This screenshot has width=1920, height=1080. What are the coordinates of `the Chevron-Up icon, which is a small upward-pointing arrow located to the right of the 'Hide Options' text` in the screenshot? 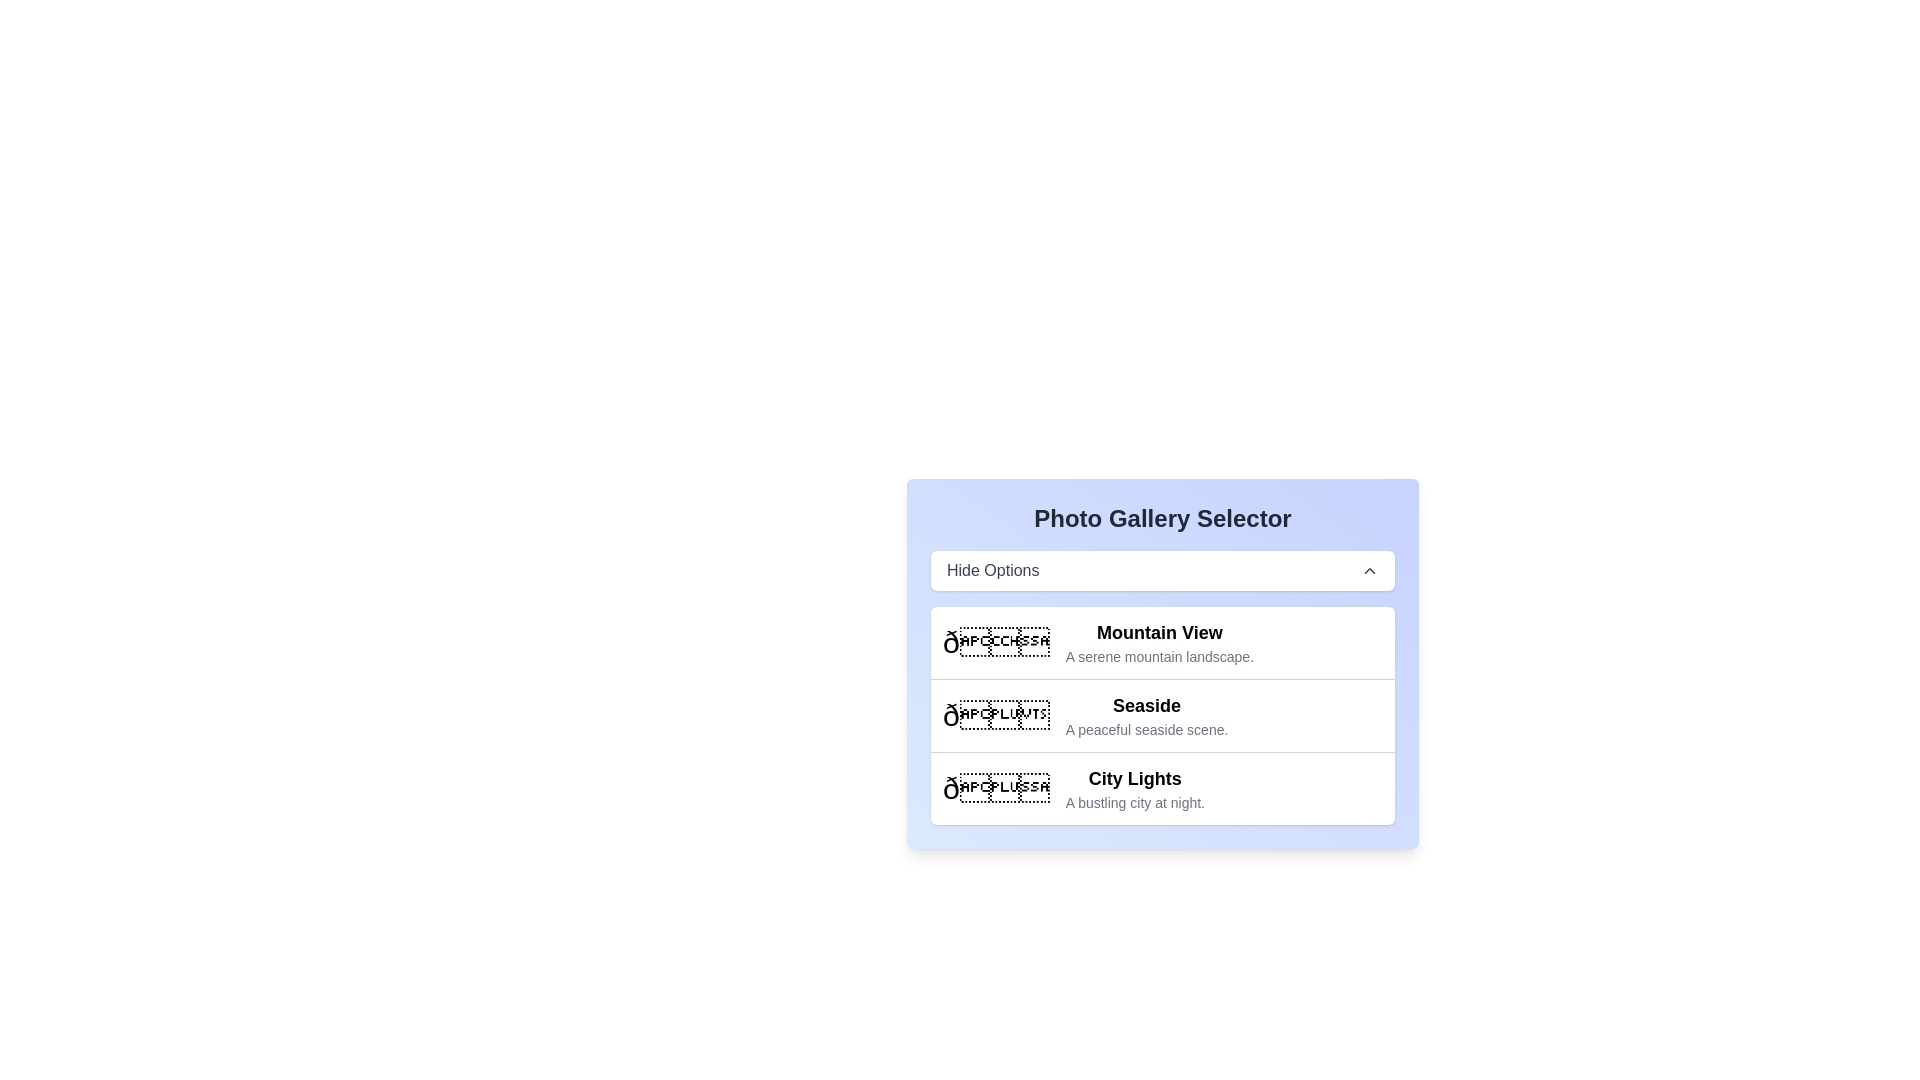 It's located at (1368, 570).